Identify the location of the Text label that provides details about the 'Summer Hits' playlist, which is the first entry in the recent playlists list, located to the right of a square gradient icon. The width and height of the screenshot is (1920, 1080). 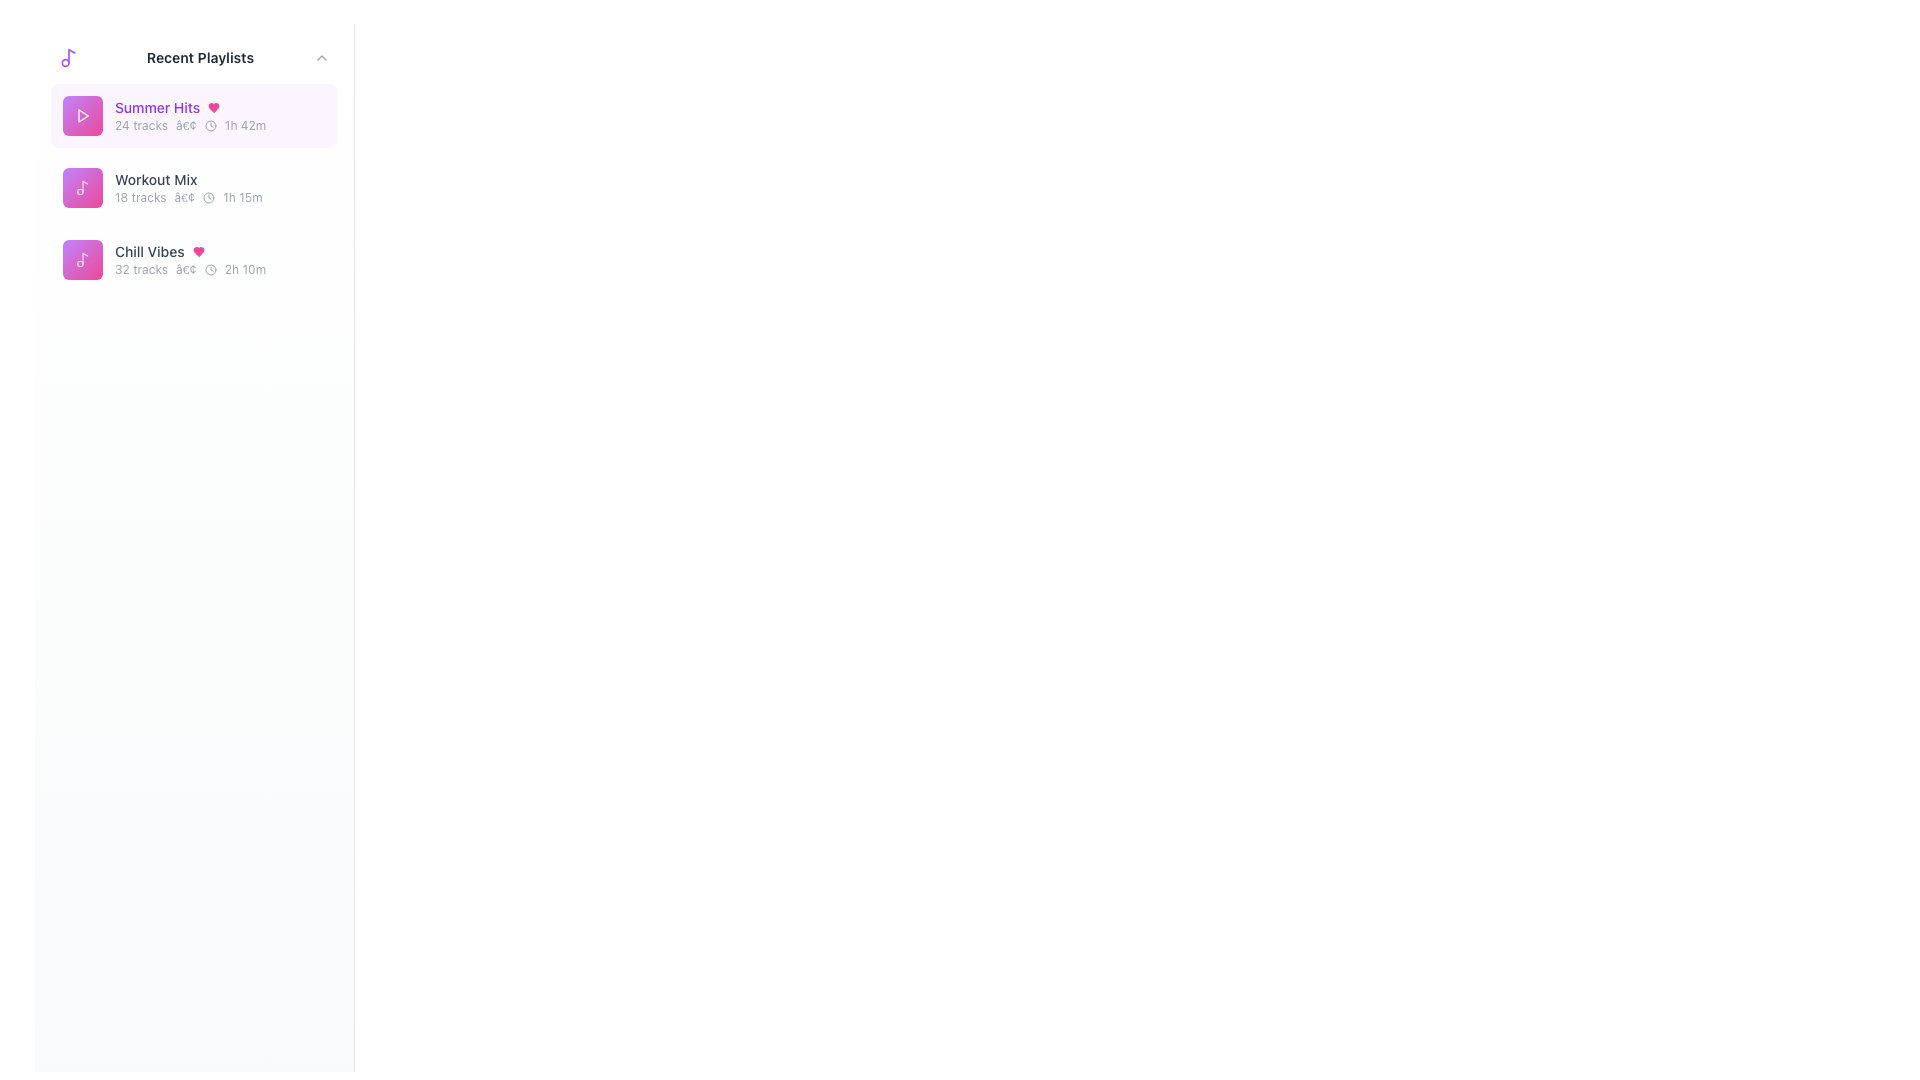
(220, 115).